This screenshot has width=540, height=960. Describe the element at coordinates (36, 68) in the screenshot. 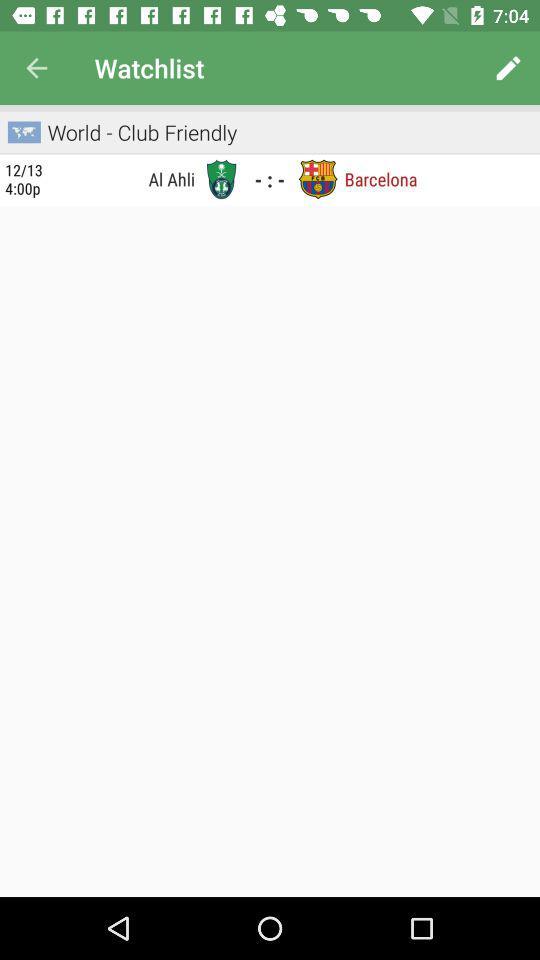

I see `the item next to watchlist icon` at that location.